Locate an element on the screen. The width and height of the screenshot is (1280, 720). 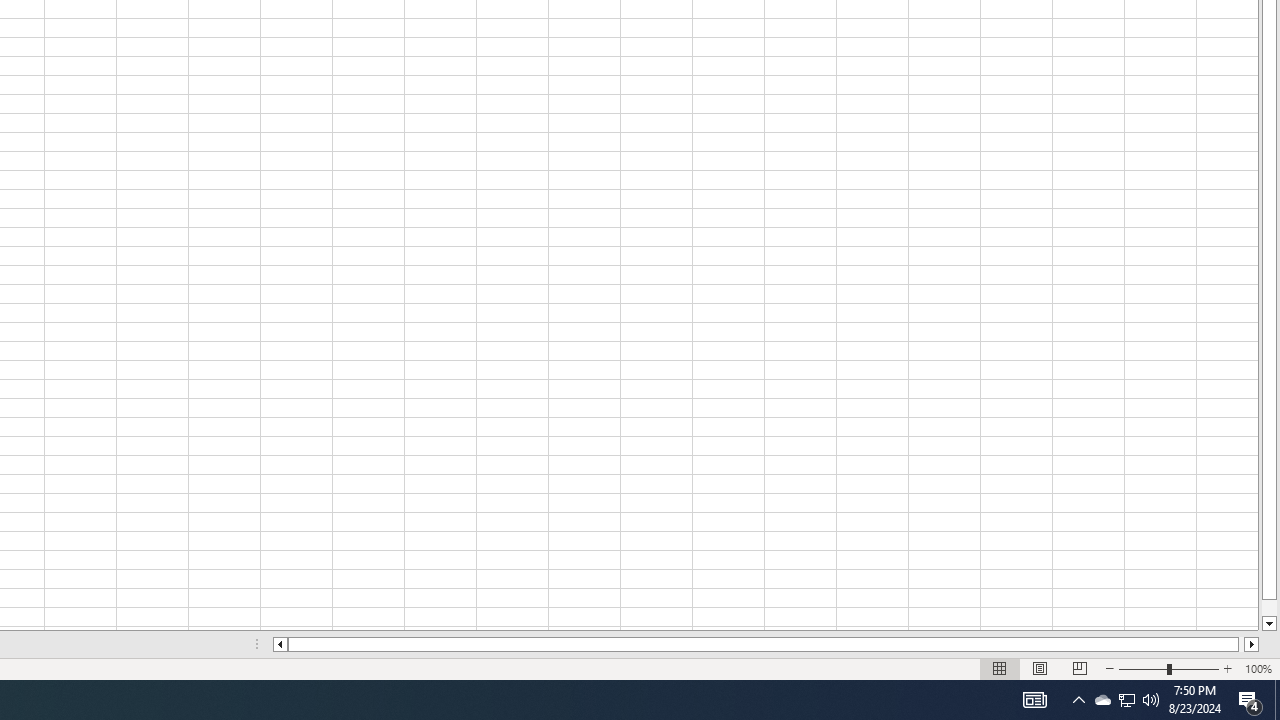
'Zoom Out' is located at coordinates (1143, 669).